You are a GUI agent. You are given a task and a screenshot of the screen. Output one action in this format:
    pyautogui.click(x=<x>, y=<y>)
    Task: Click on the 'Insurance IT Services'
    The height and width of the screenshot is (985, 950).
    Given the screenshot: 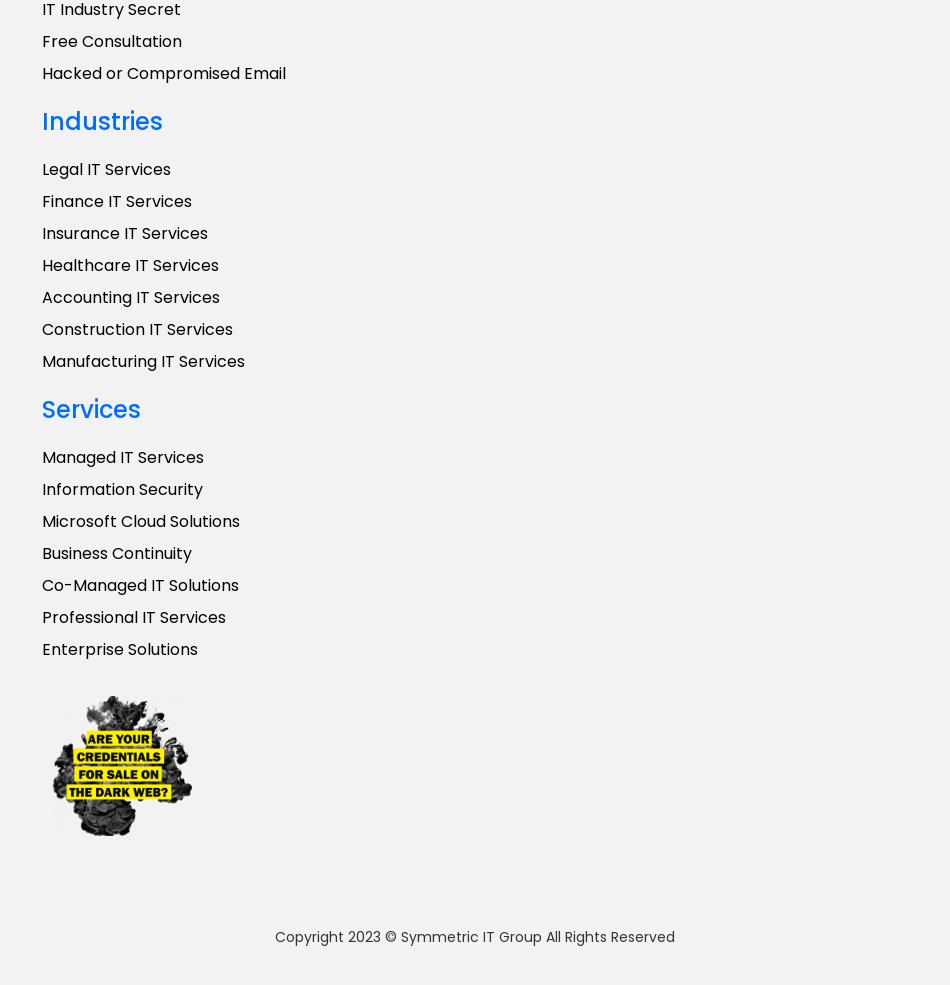 What is the action you would take?
    pyautogui.click(x=125, y=232)
    